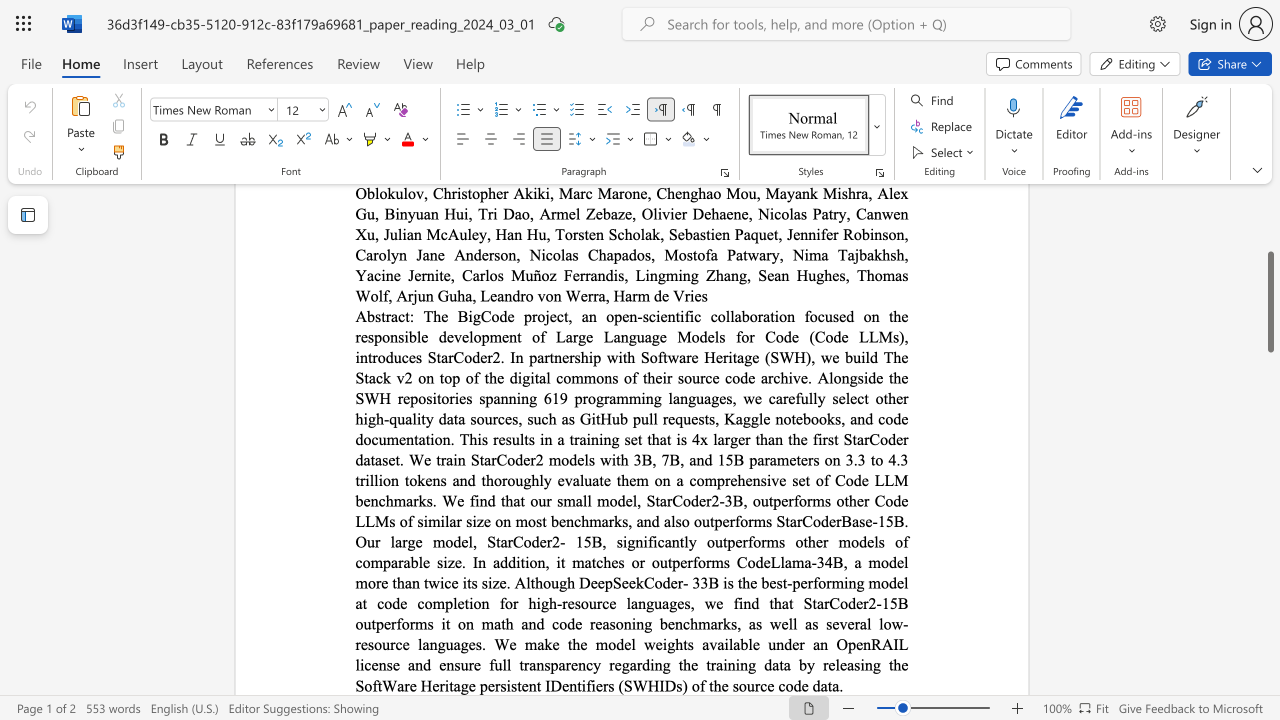  Describe the element at coordinates (468, 520) in the screenshot. I see `the 41th character "s" in the text` at that location.